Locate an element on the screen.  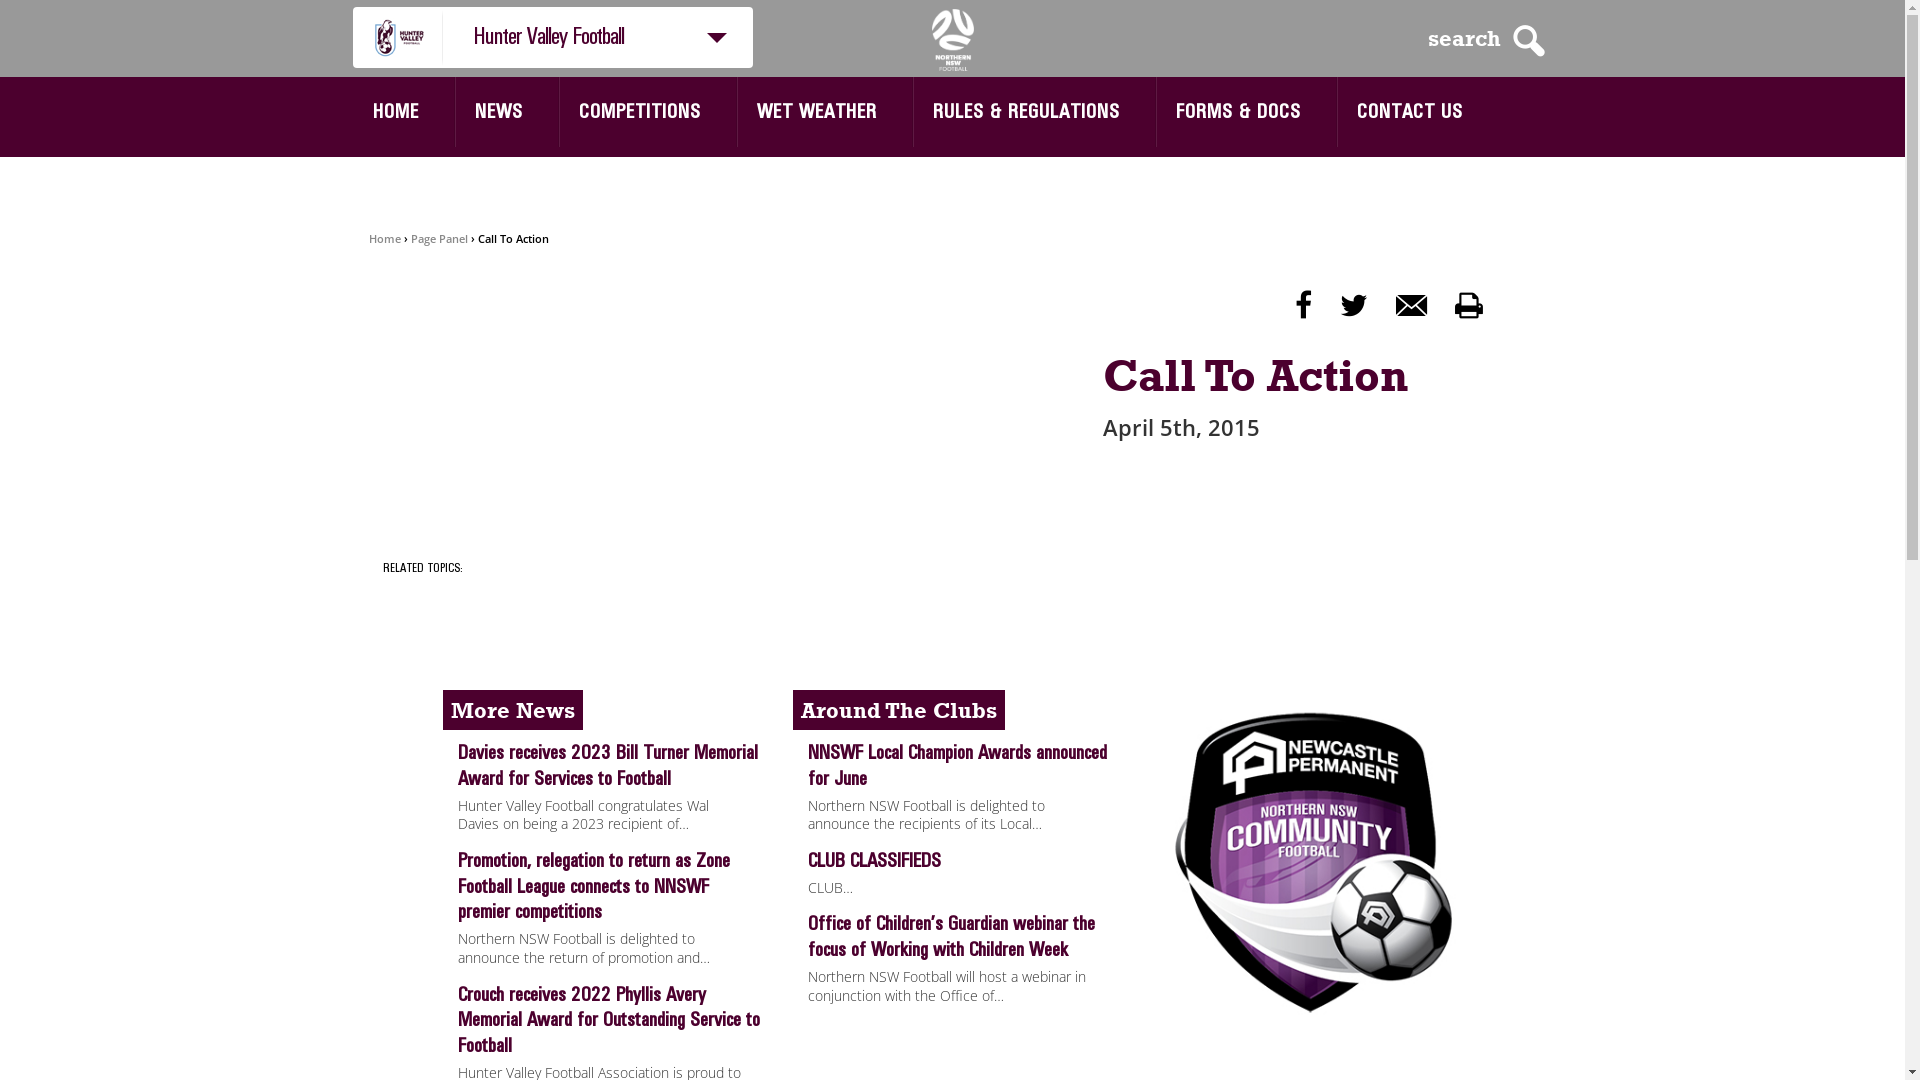
'COMPETITIONS' is located at coordinates (637, 111).